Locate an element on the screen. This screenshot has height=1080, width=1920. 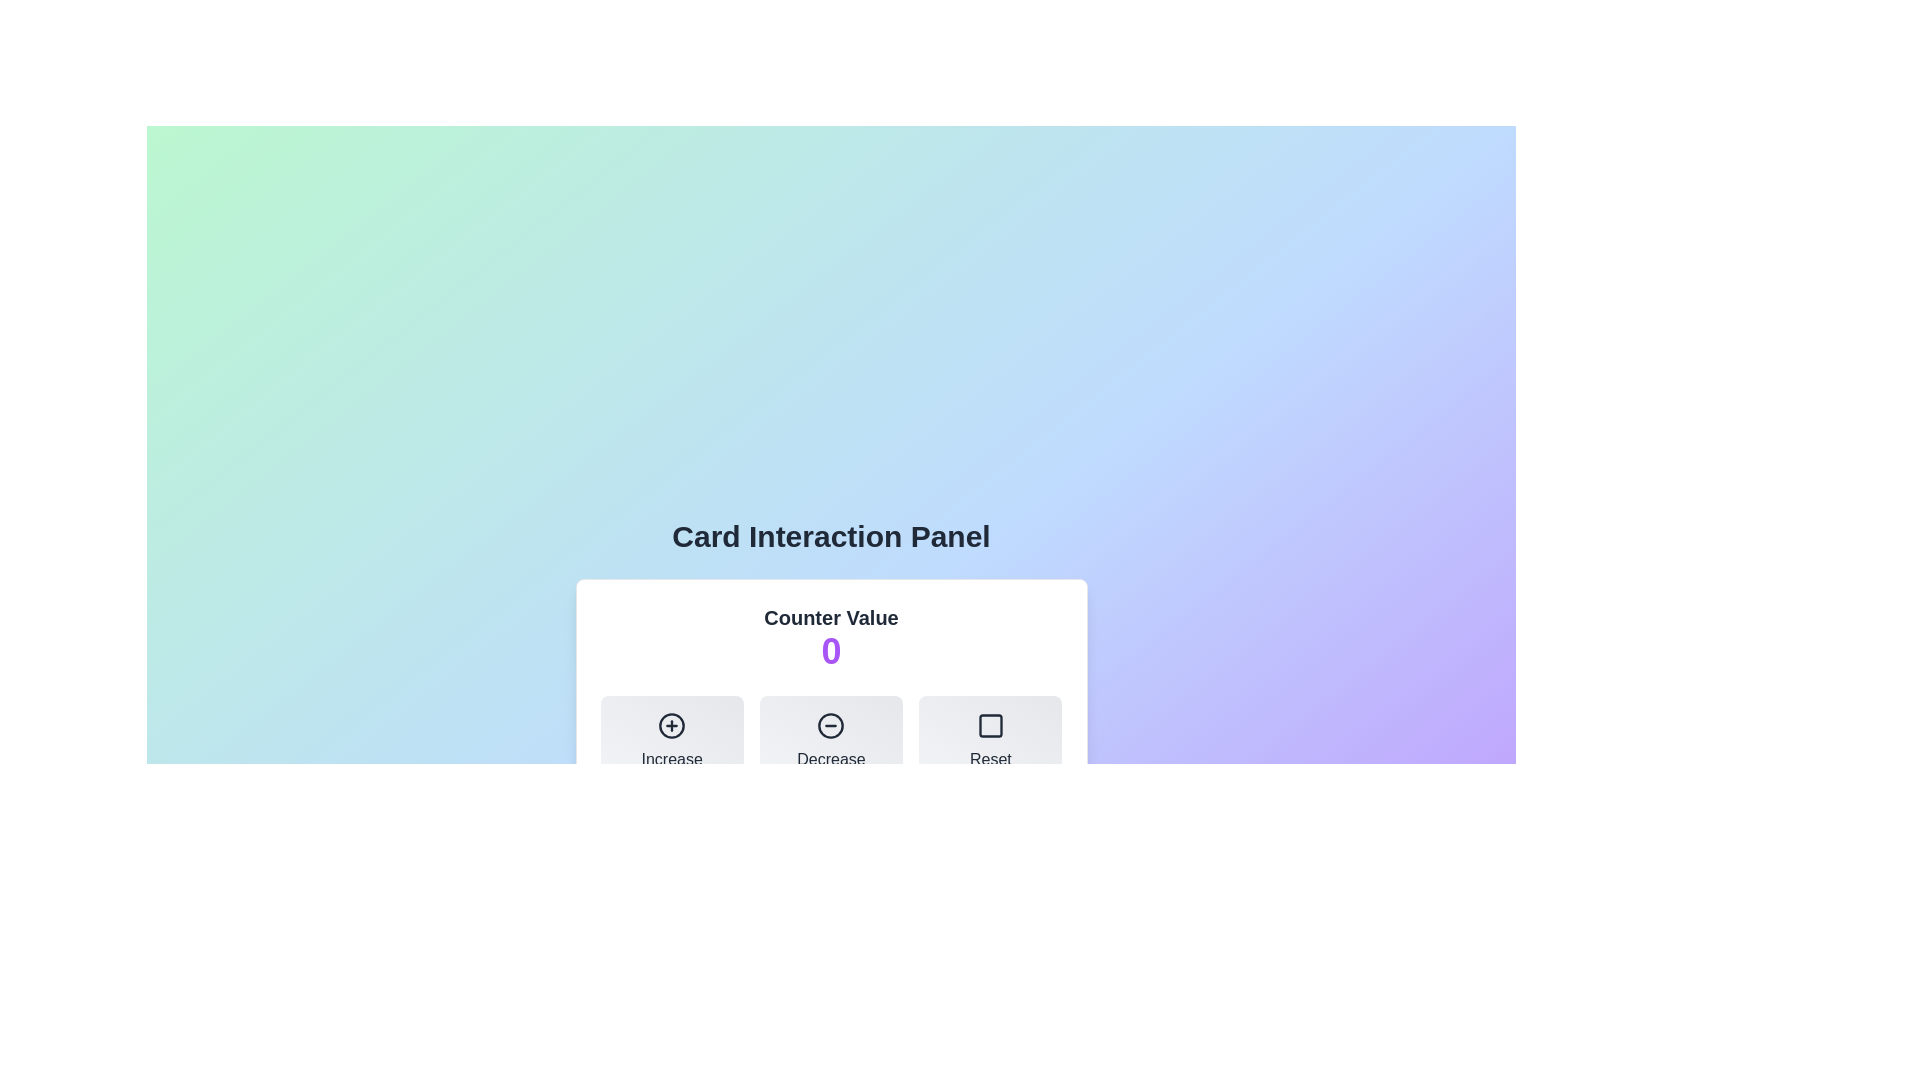
the decrement control button represented by the circle-minus icon, located in the 'Decrease' section beneath the 'Counter Value' heading, to decrease the displayed numerical value is located at coordinates (831, 725).